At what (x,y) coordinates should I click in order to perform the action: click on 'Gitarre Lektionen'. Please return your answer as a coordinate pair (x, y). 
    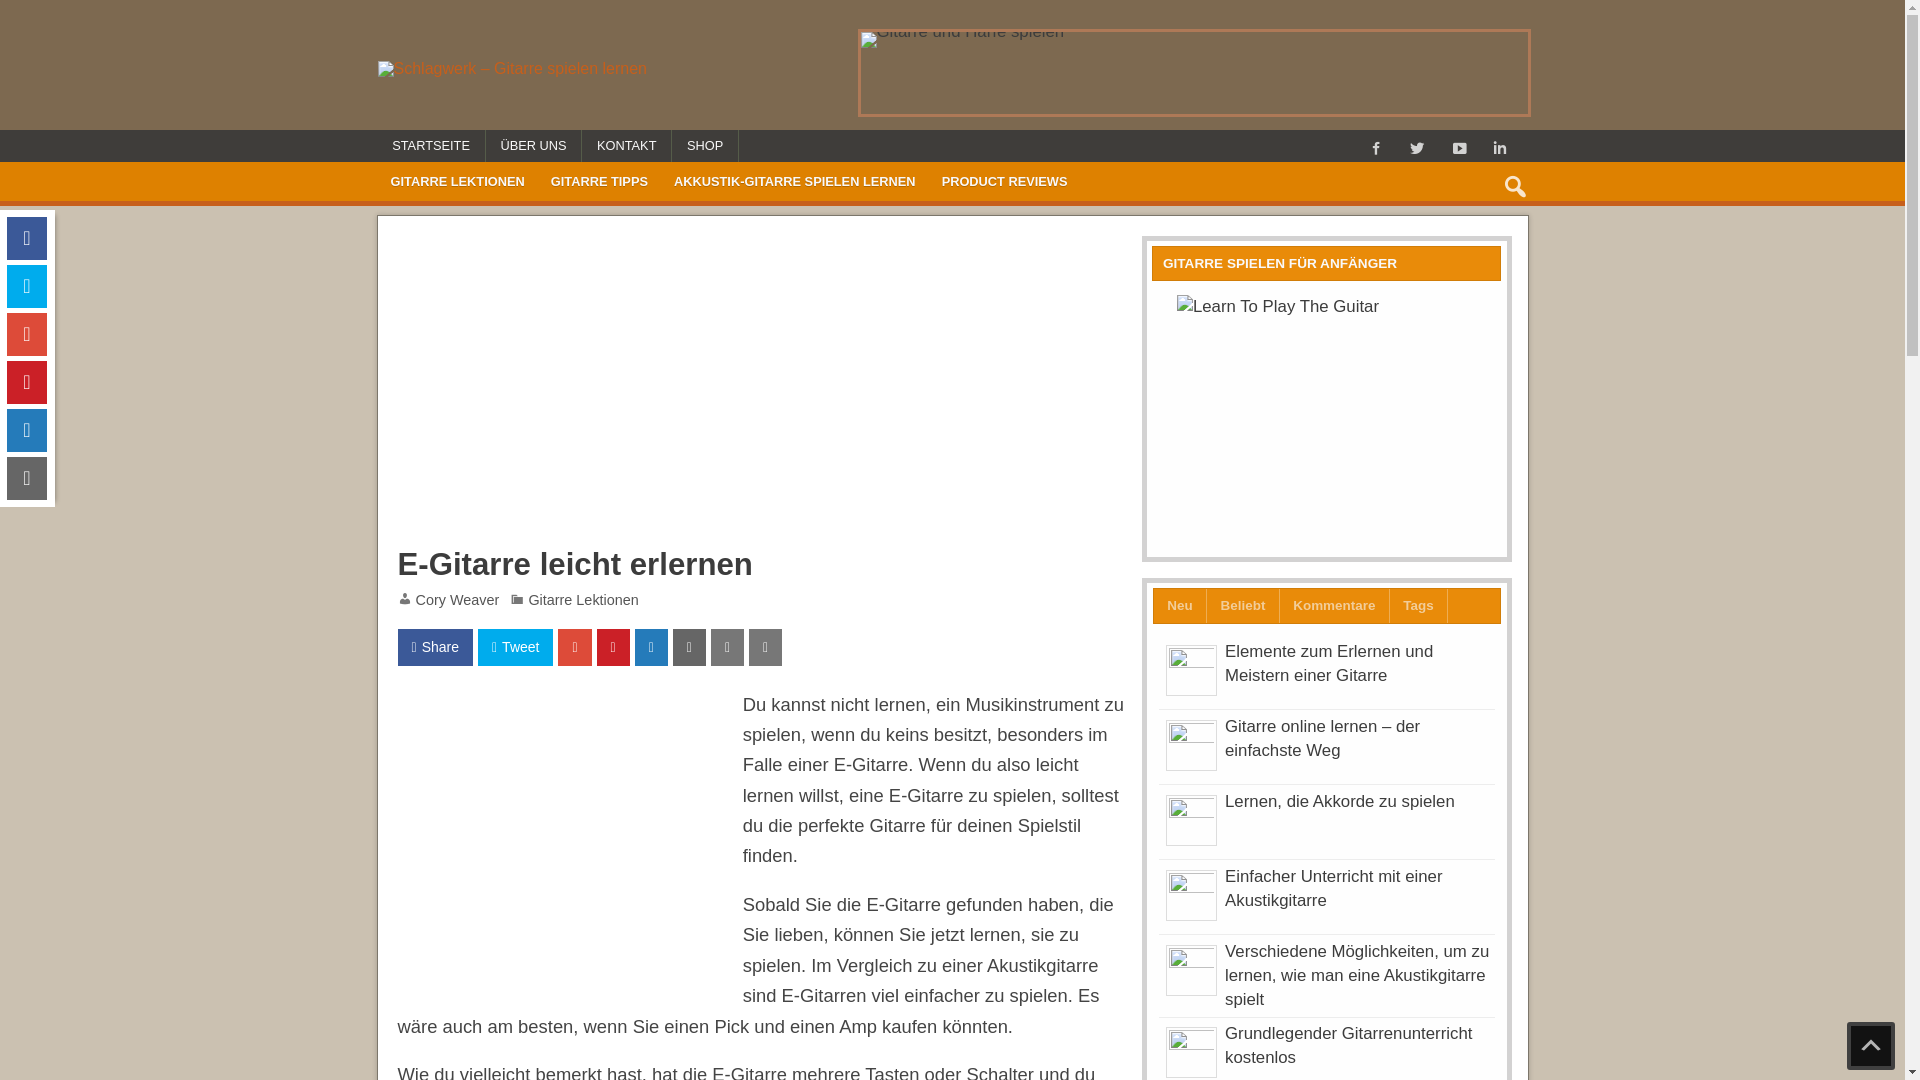
    Looking at the image, I should click on (581, 599).